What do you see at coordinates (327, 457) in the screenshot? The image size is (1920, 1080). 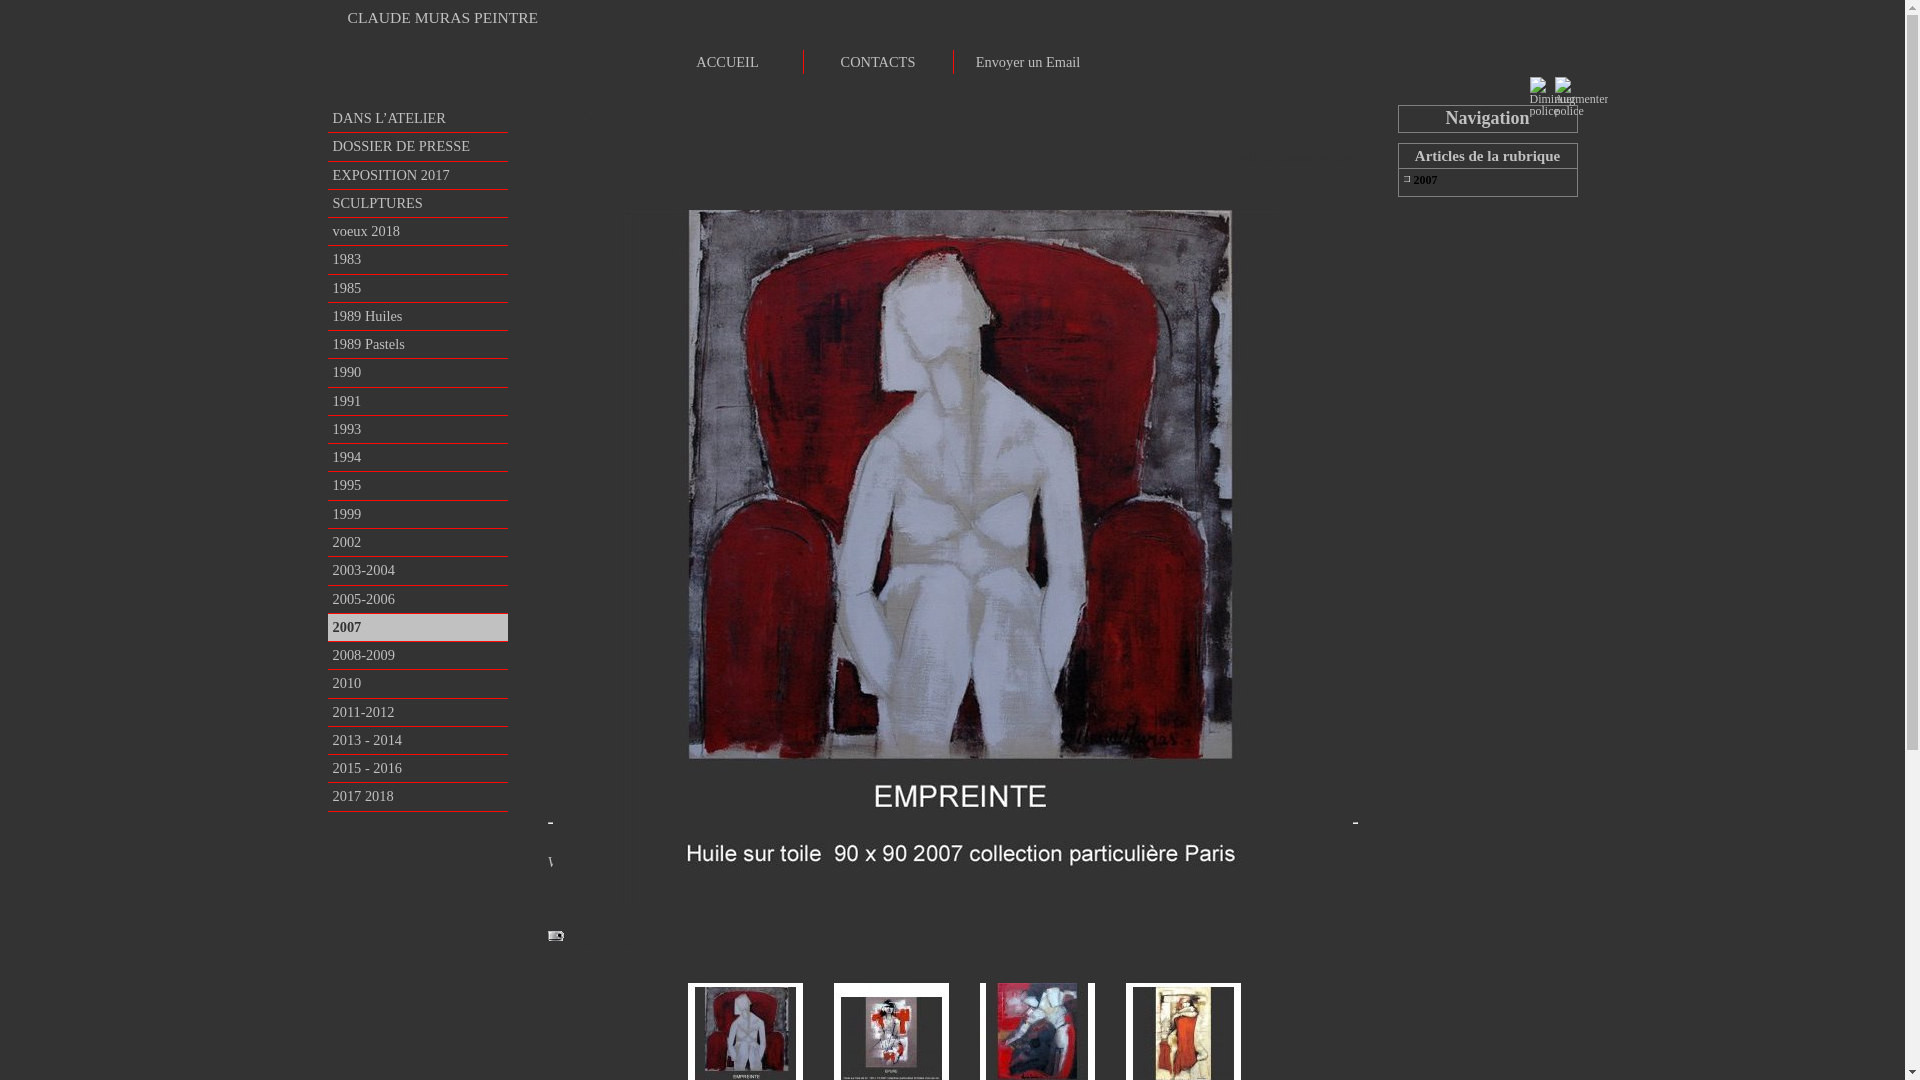 I see `'1994'` at bounding box center [327, 457].